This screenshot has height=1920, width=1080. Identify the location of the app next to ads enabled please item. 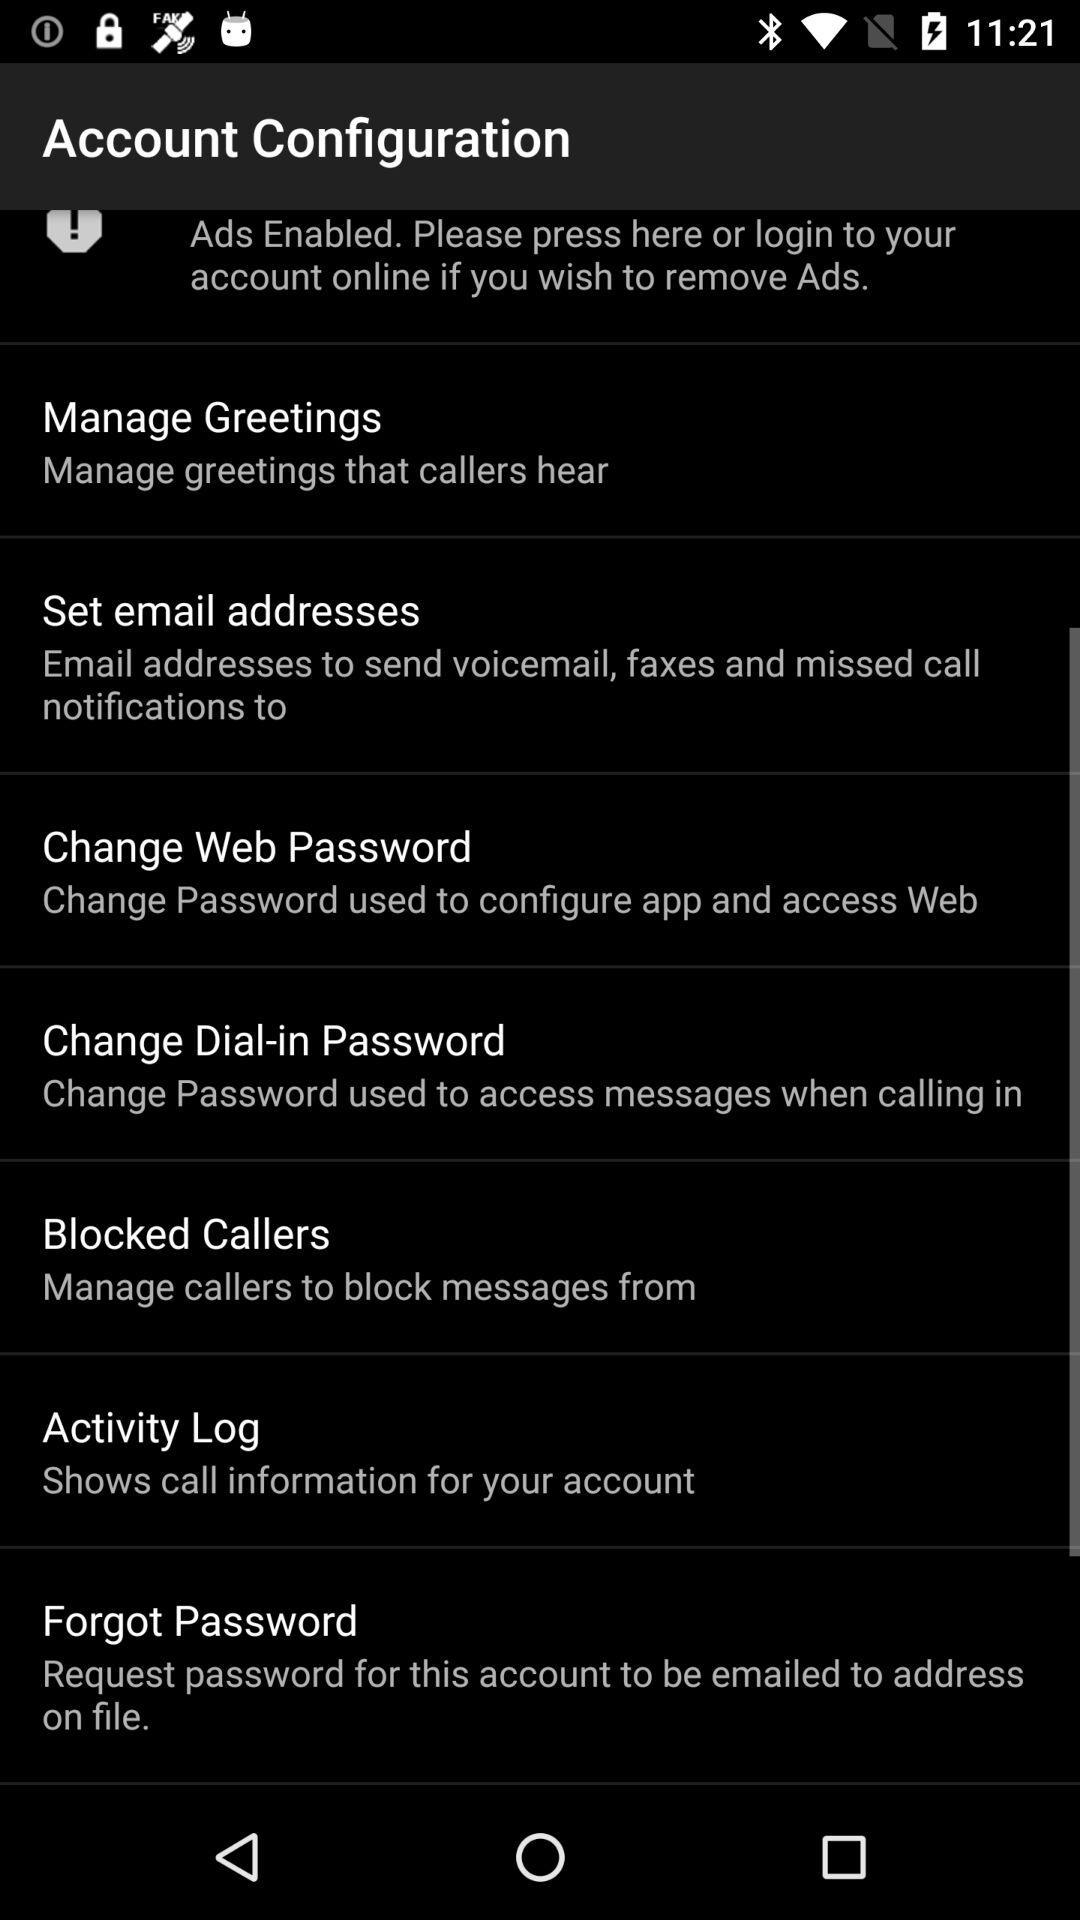
(73, 238).